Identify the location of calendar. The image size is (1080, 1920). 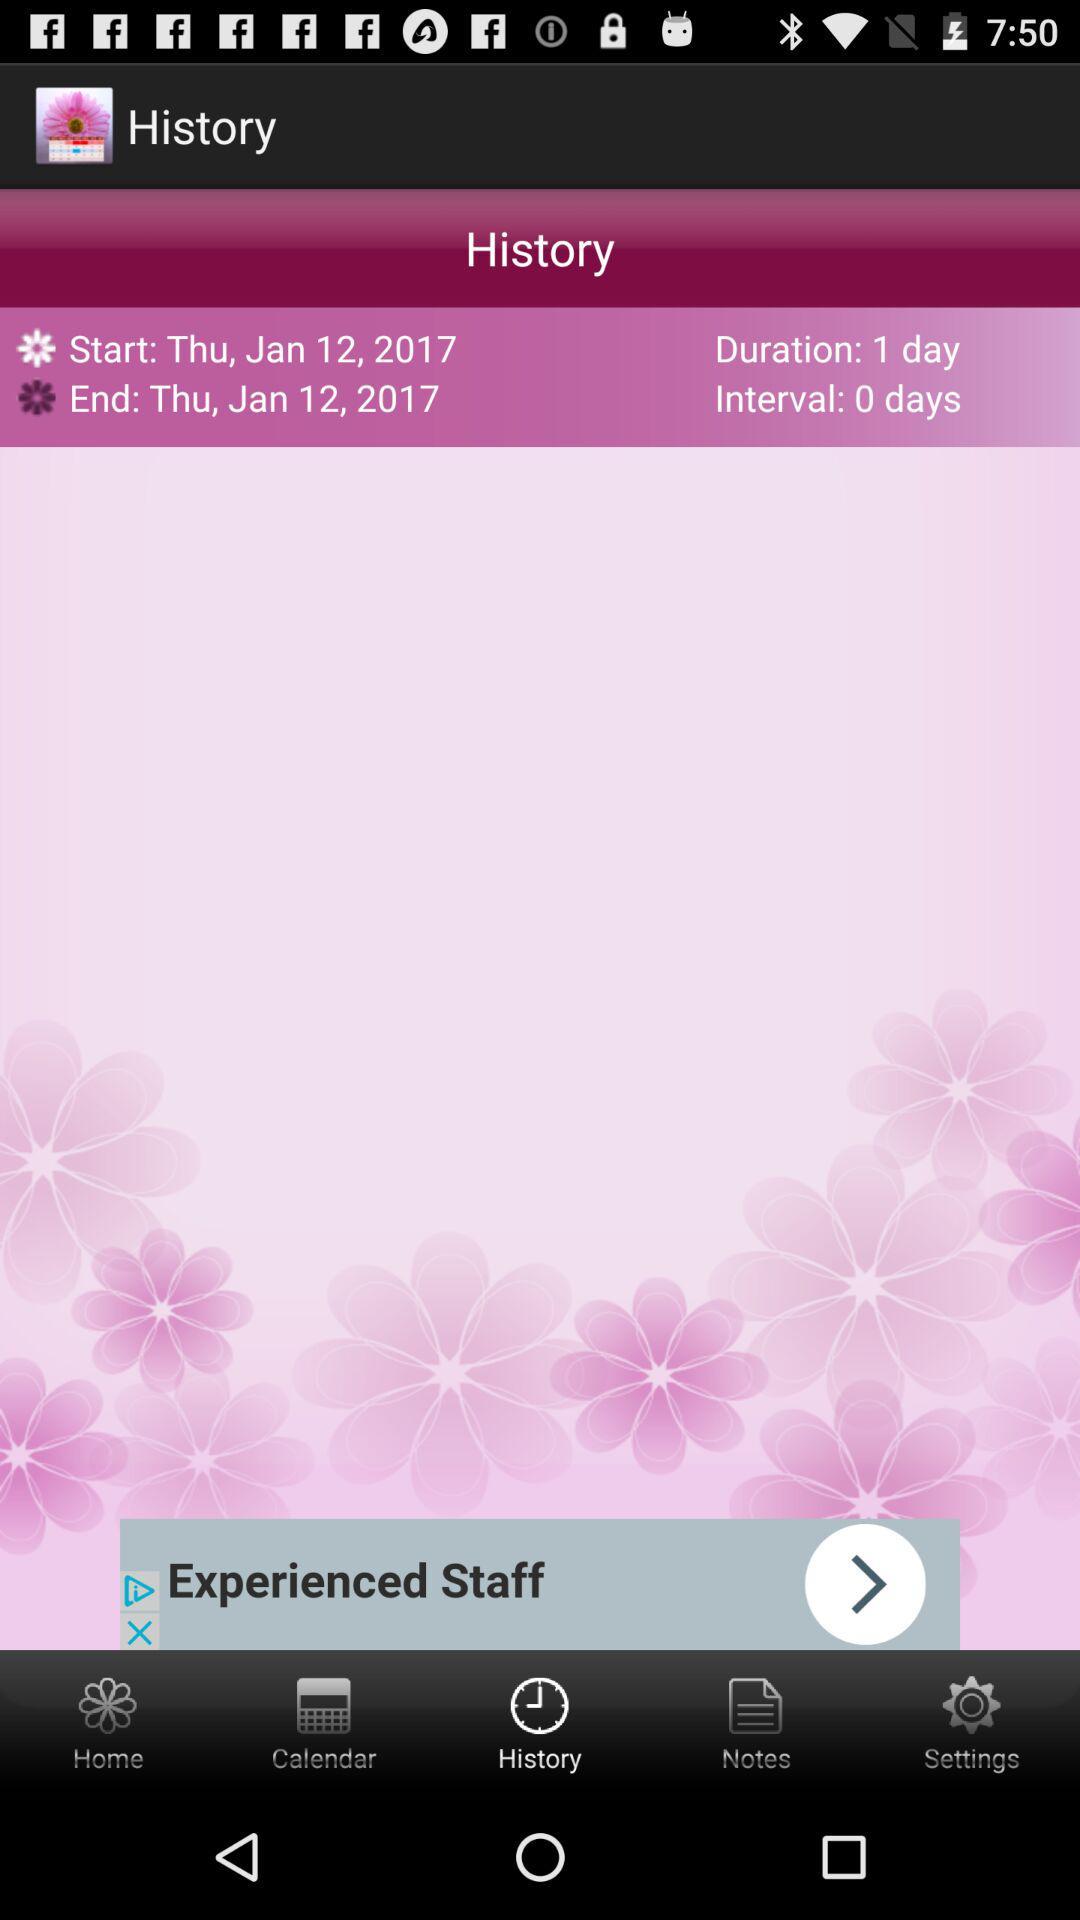
(323, 1721).